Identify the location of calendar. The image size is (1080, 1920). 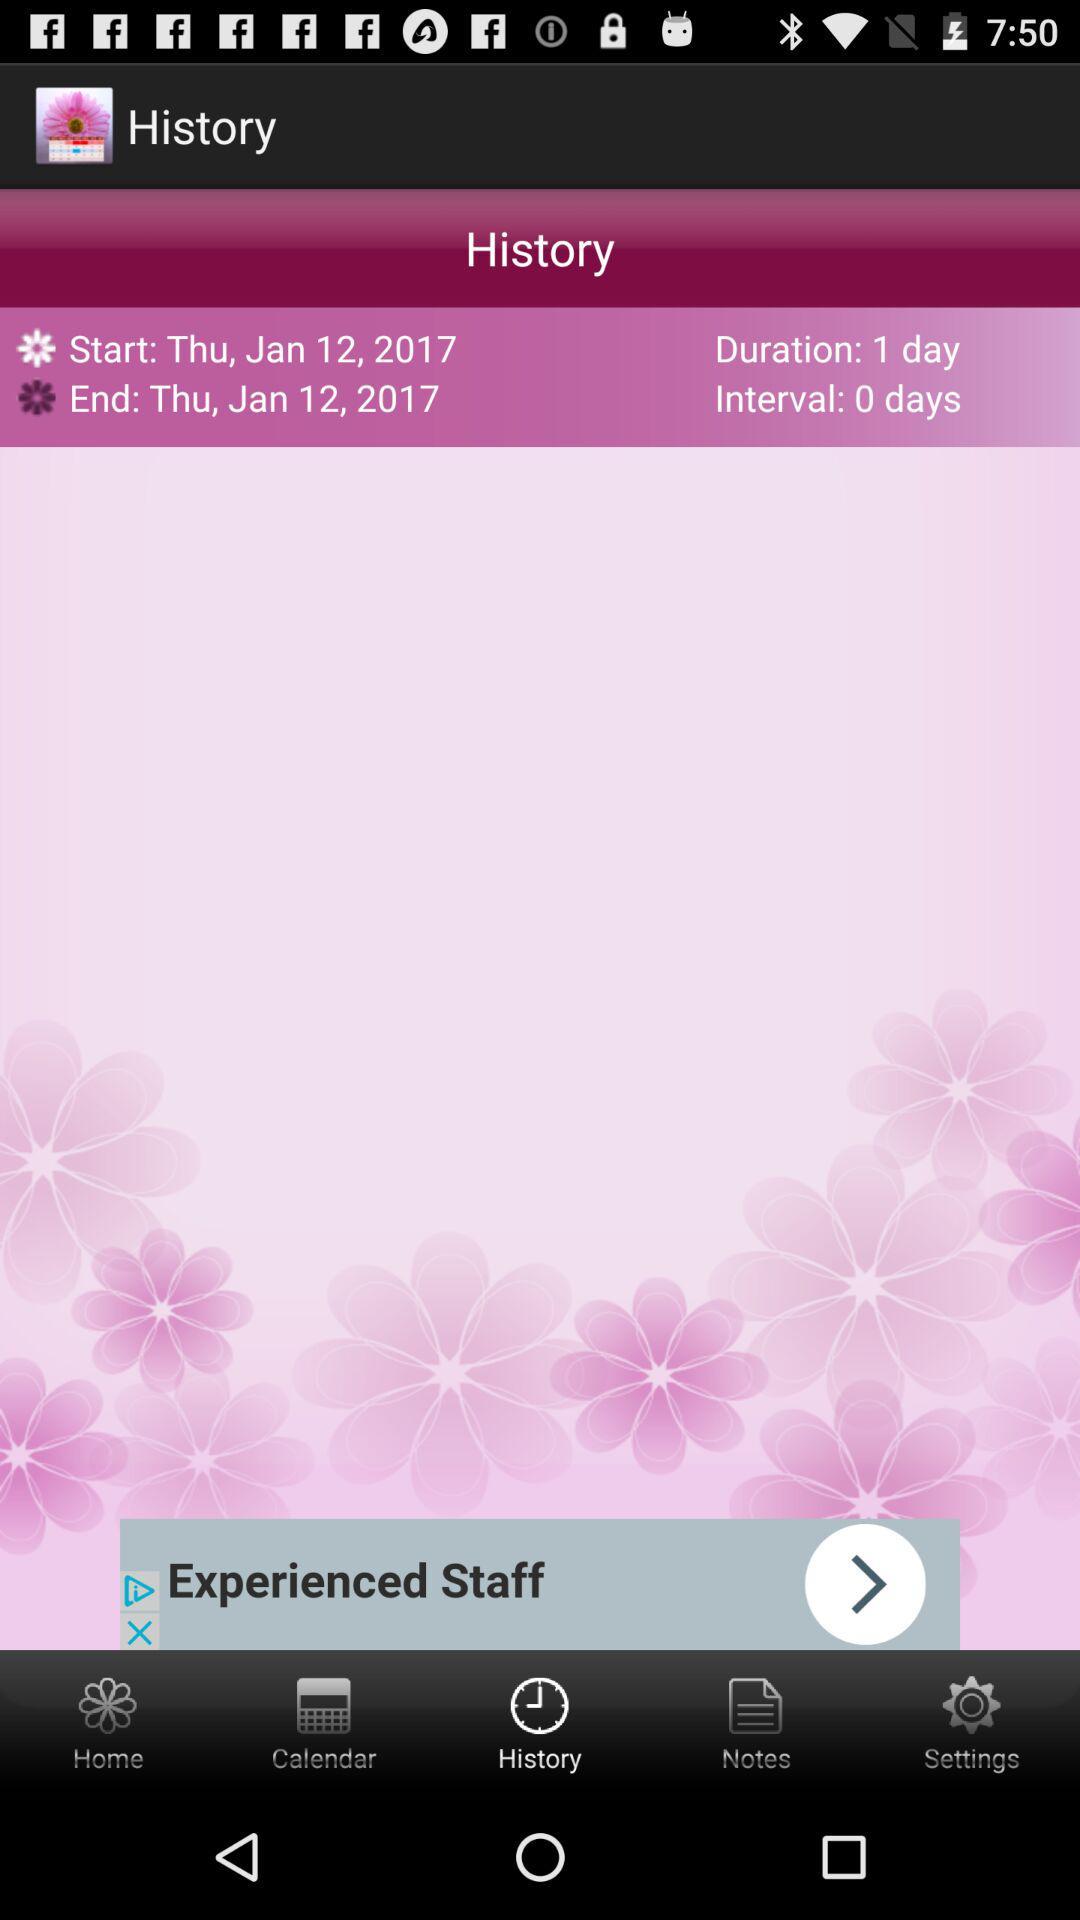
(323, 1721).